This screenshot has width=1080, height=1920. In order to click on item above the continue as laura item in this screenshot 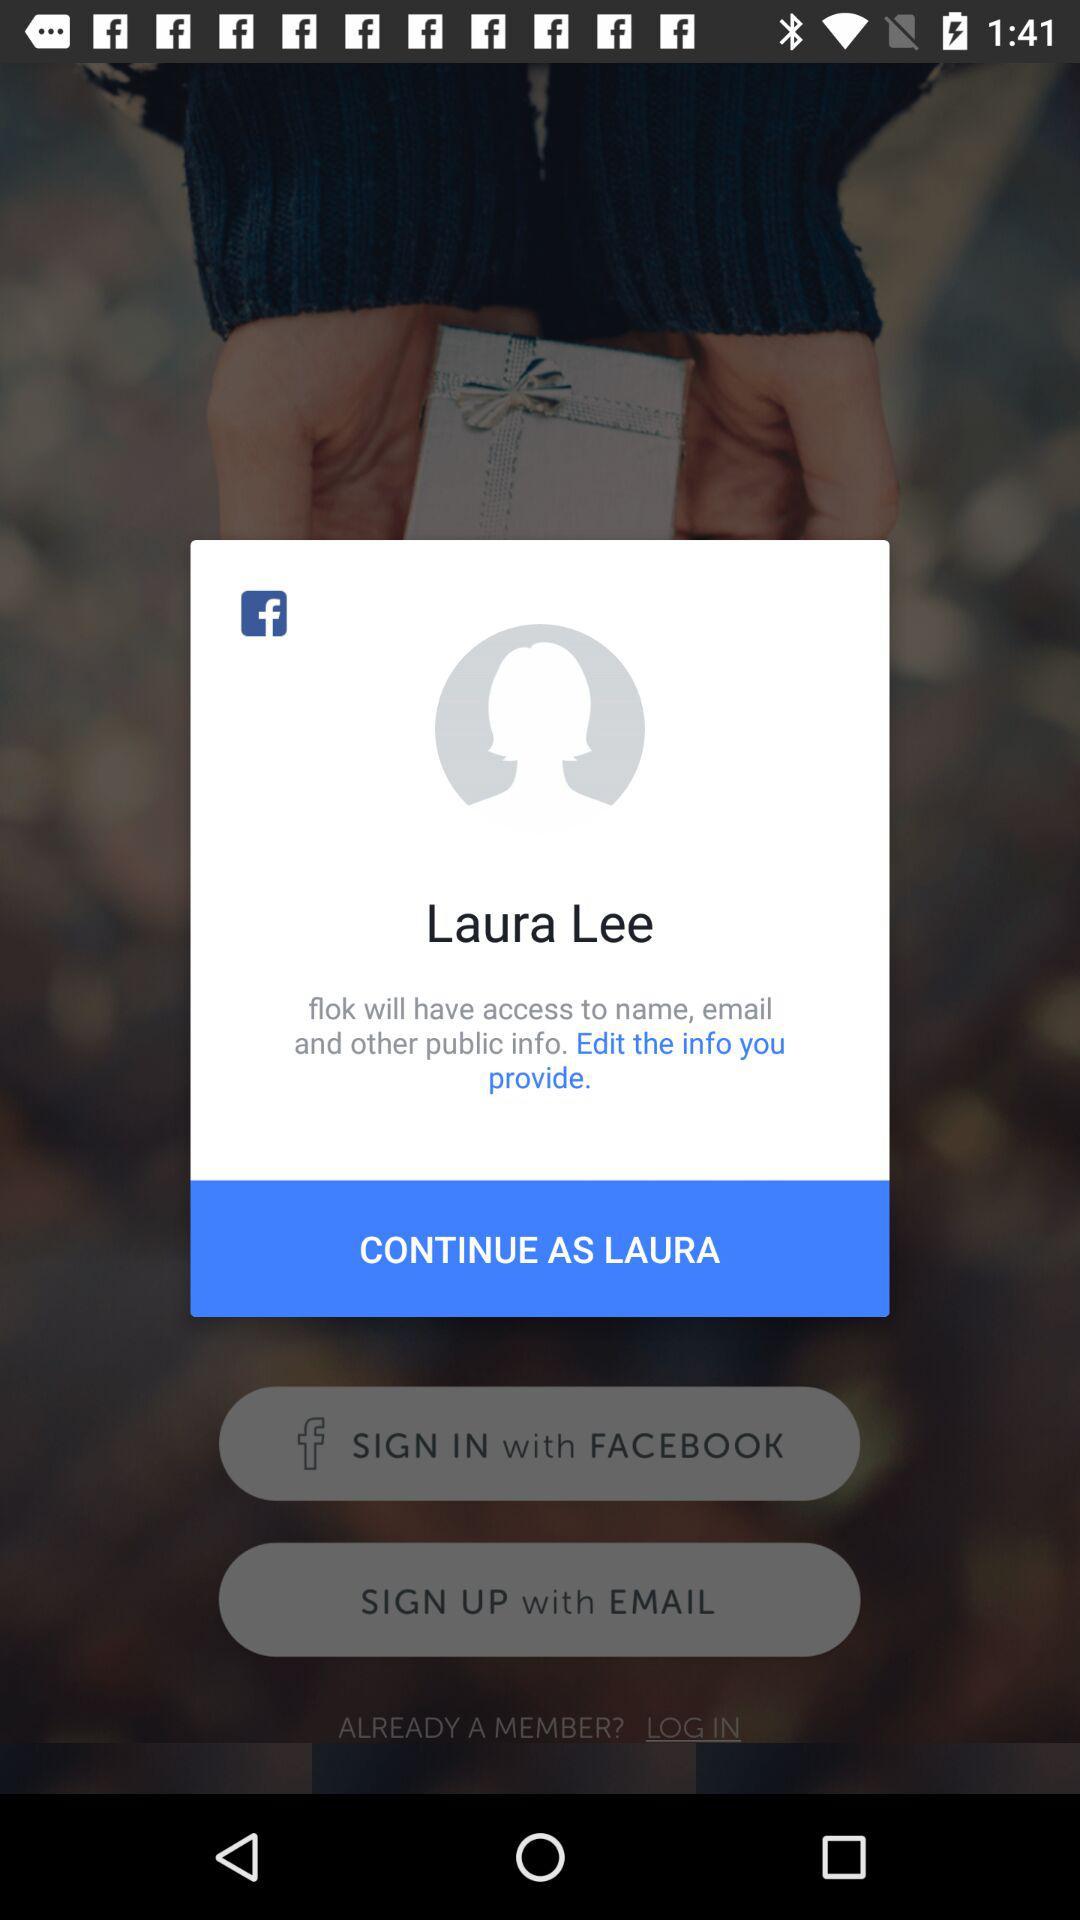, I will do `click(540, 1041)`.